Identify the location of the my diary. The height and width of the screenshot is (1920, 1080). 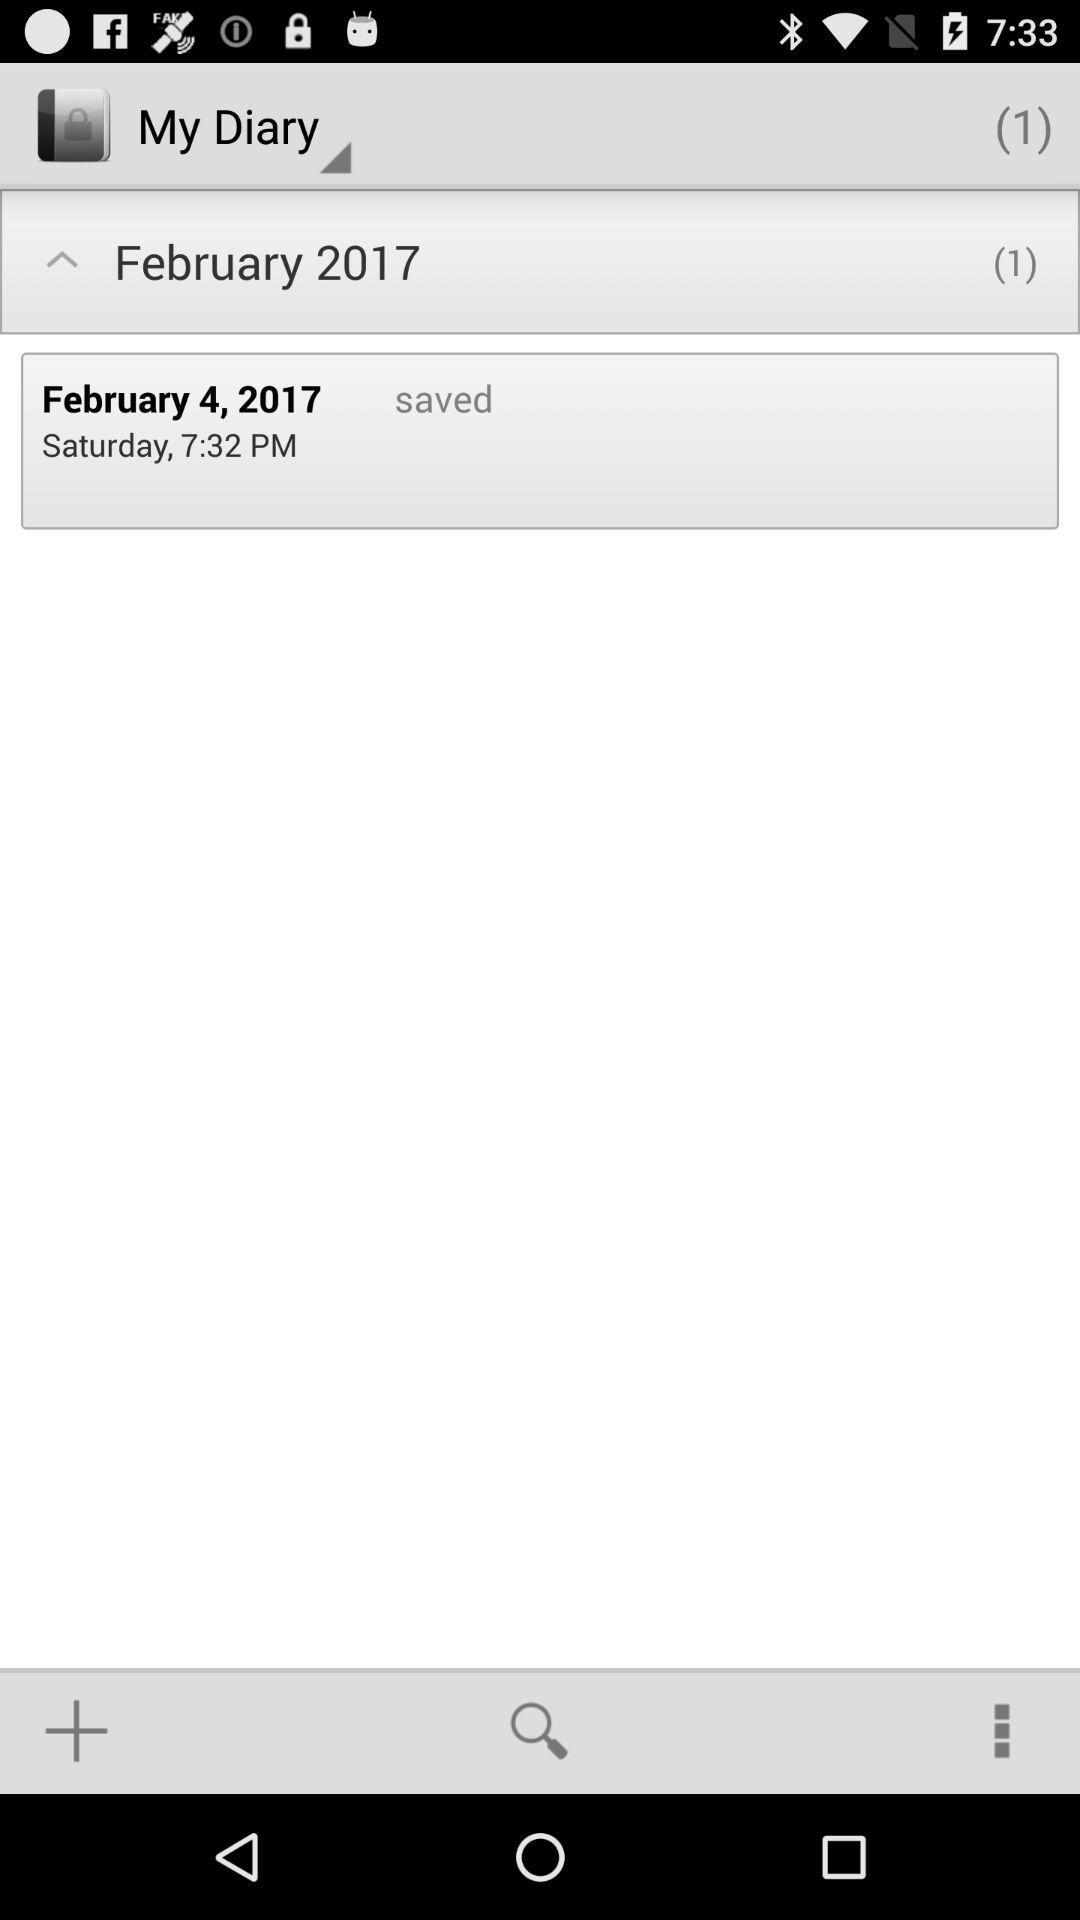
(243, 124).